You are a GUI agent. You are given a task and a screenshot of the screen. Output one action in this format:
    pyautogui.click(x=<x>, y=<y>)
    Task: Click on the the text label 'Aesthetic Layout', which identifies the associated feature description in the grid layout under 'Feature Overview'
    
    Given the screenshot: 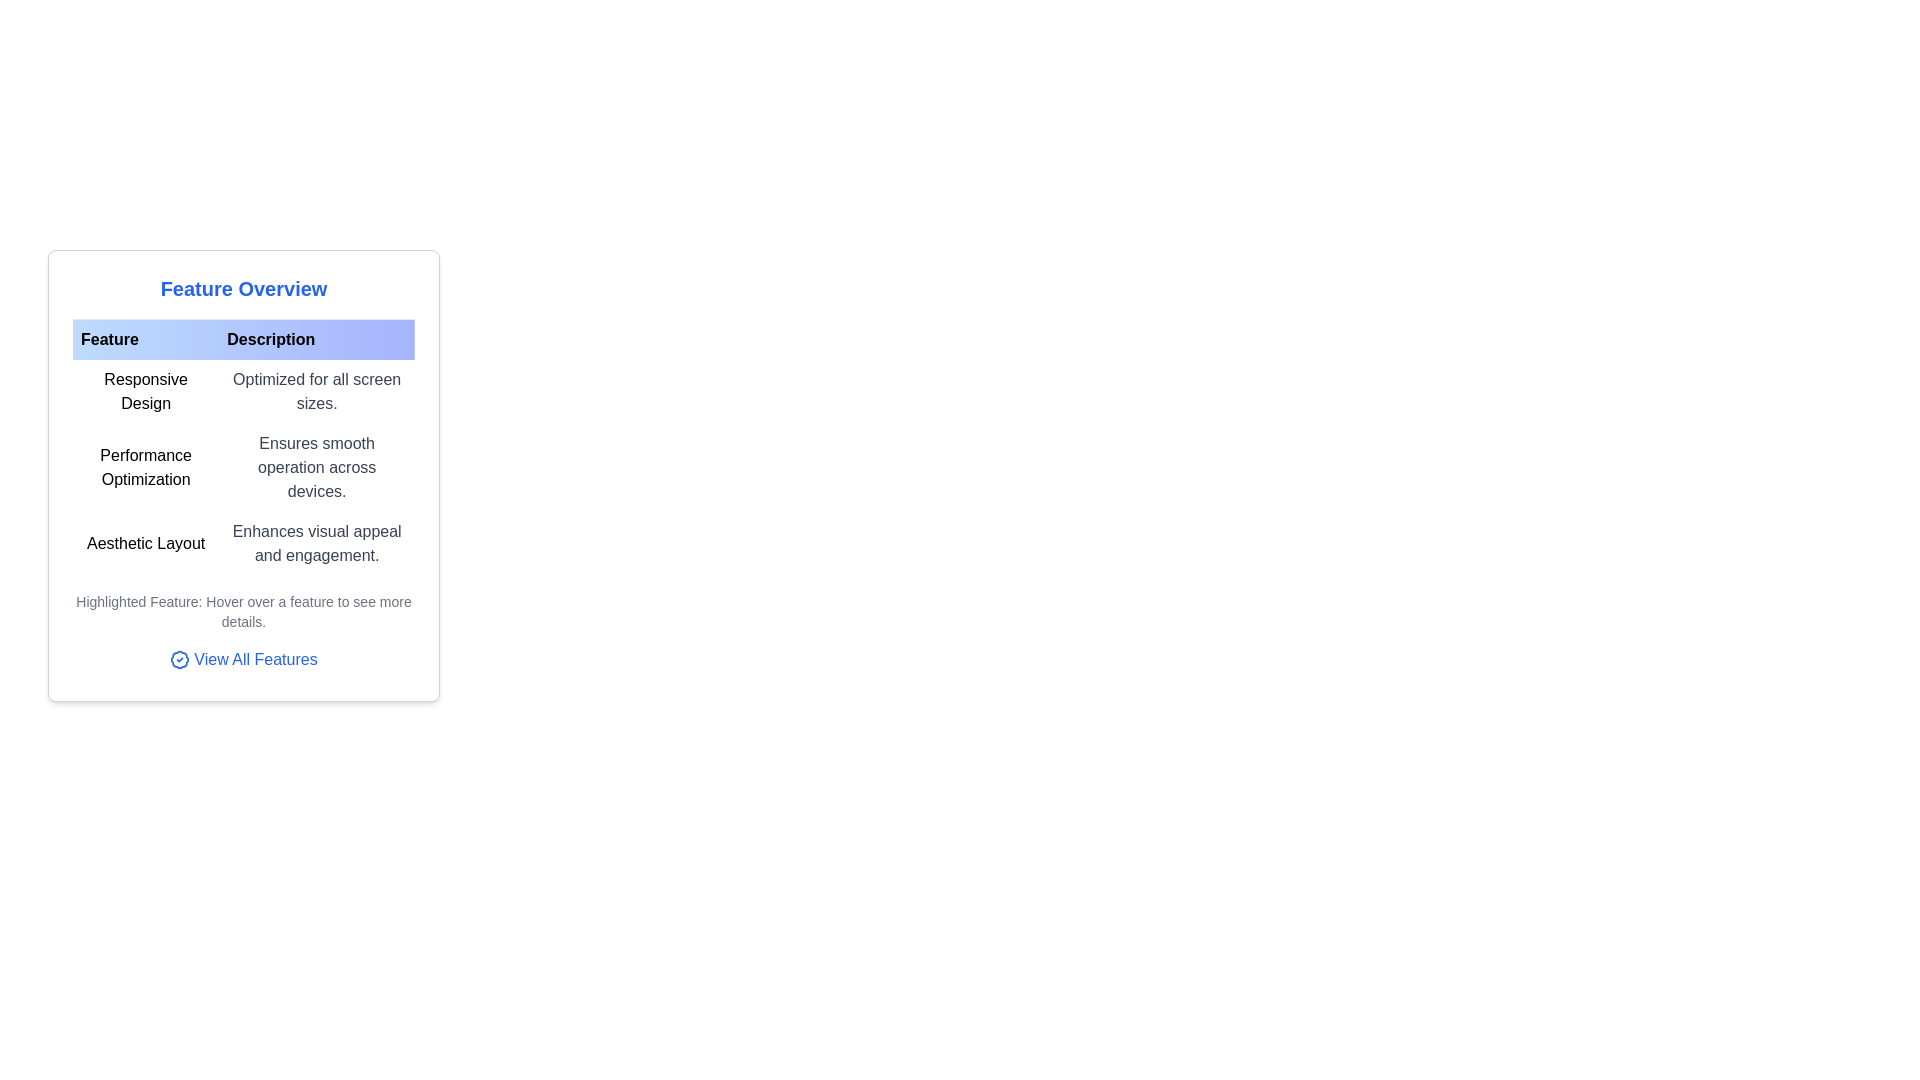 What is the action you would take?
    pyautogui.click(x=145, y=543)
    